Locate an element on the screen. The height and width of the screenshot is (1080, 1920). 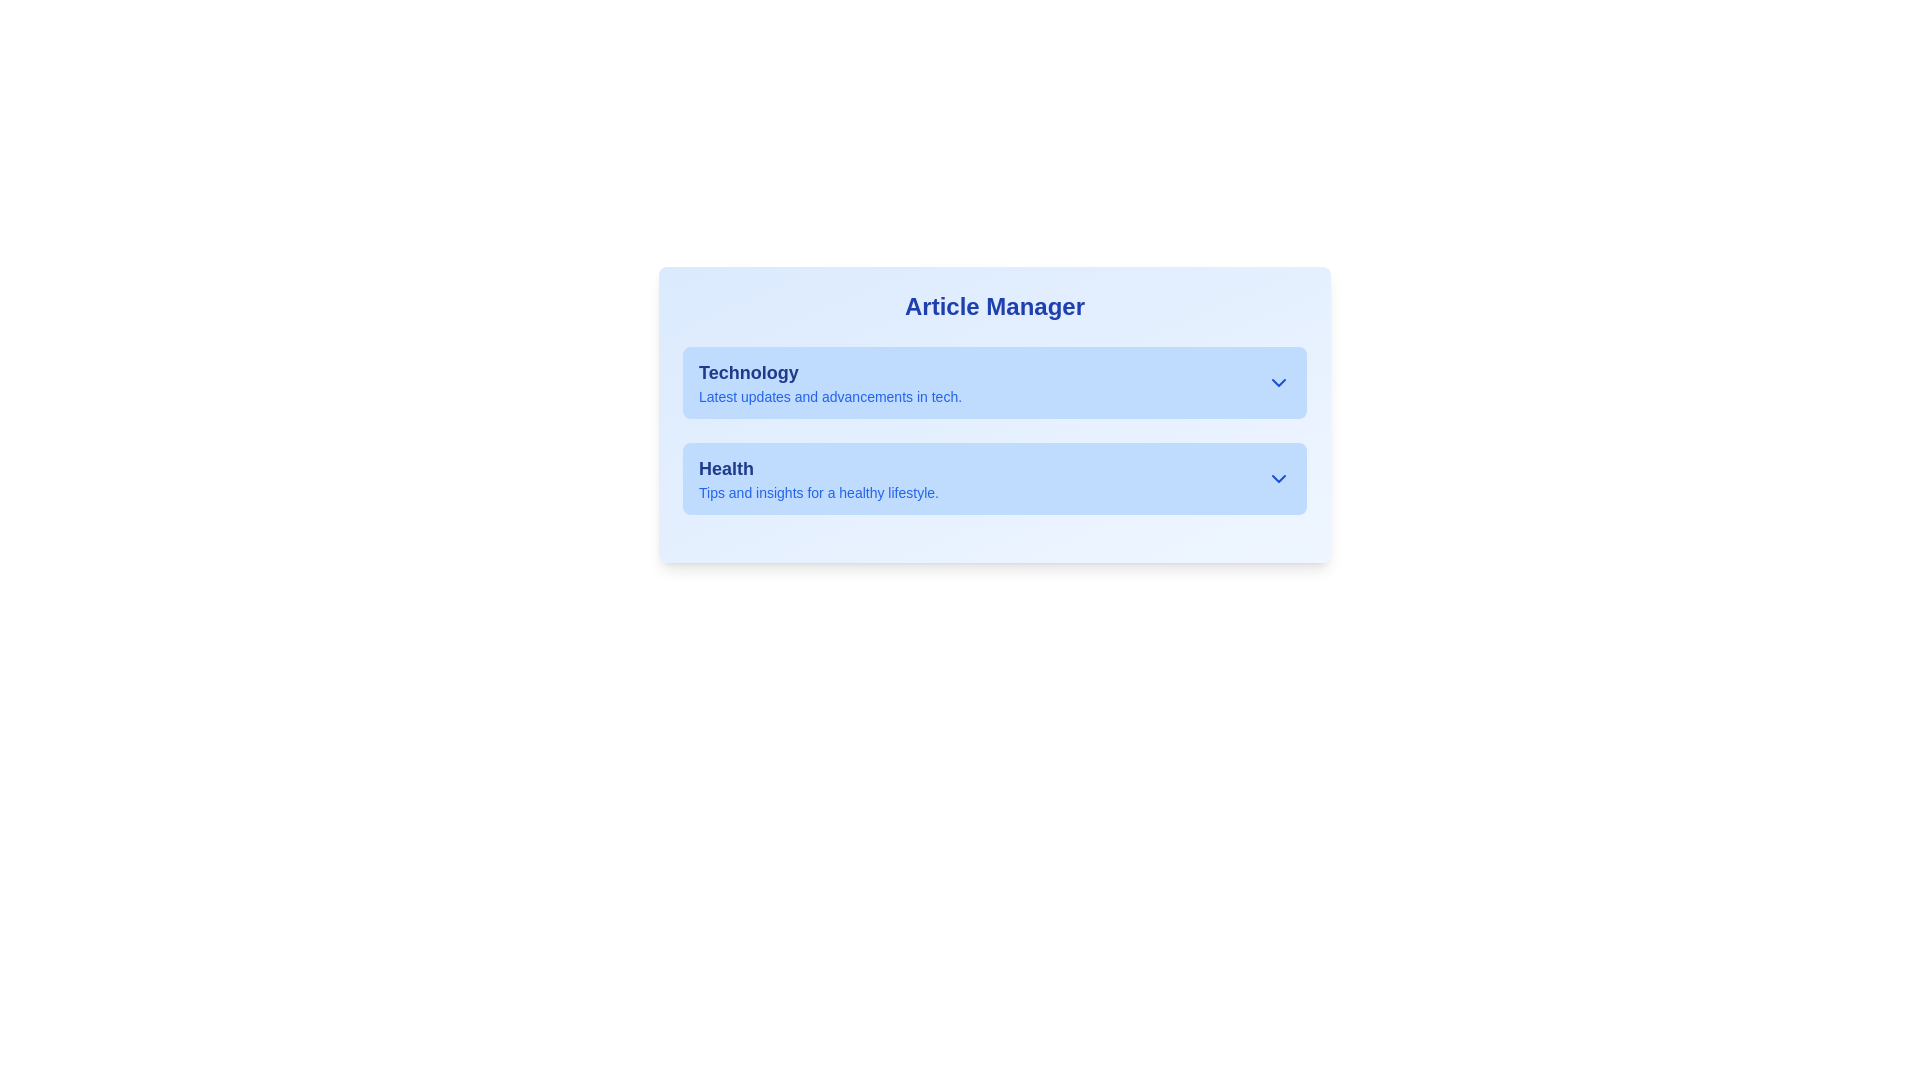
the Text Header element that serves as a title for the health section, located below 'Technology' and above the descriptive text 'Tips and insights for a healthy lifestyle' is located at coordinates (818, 469).